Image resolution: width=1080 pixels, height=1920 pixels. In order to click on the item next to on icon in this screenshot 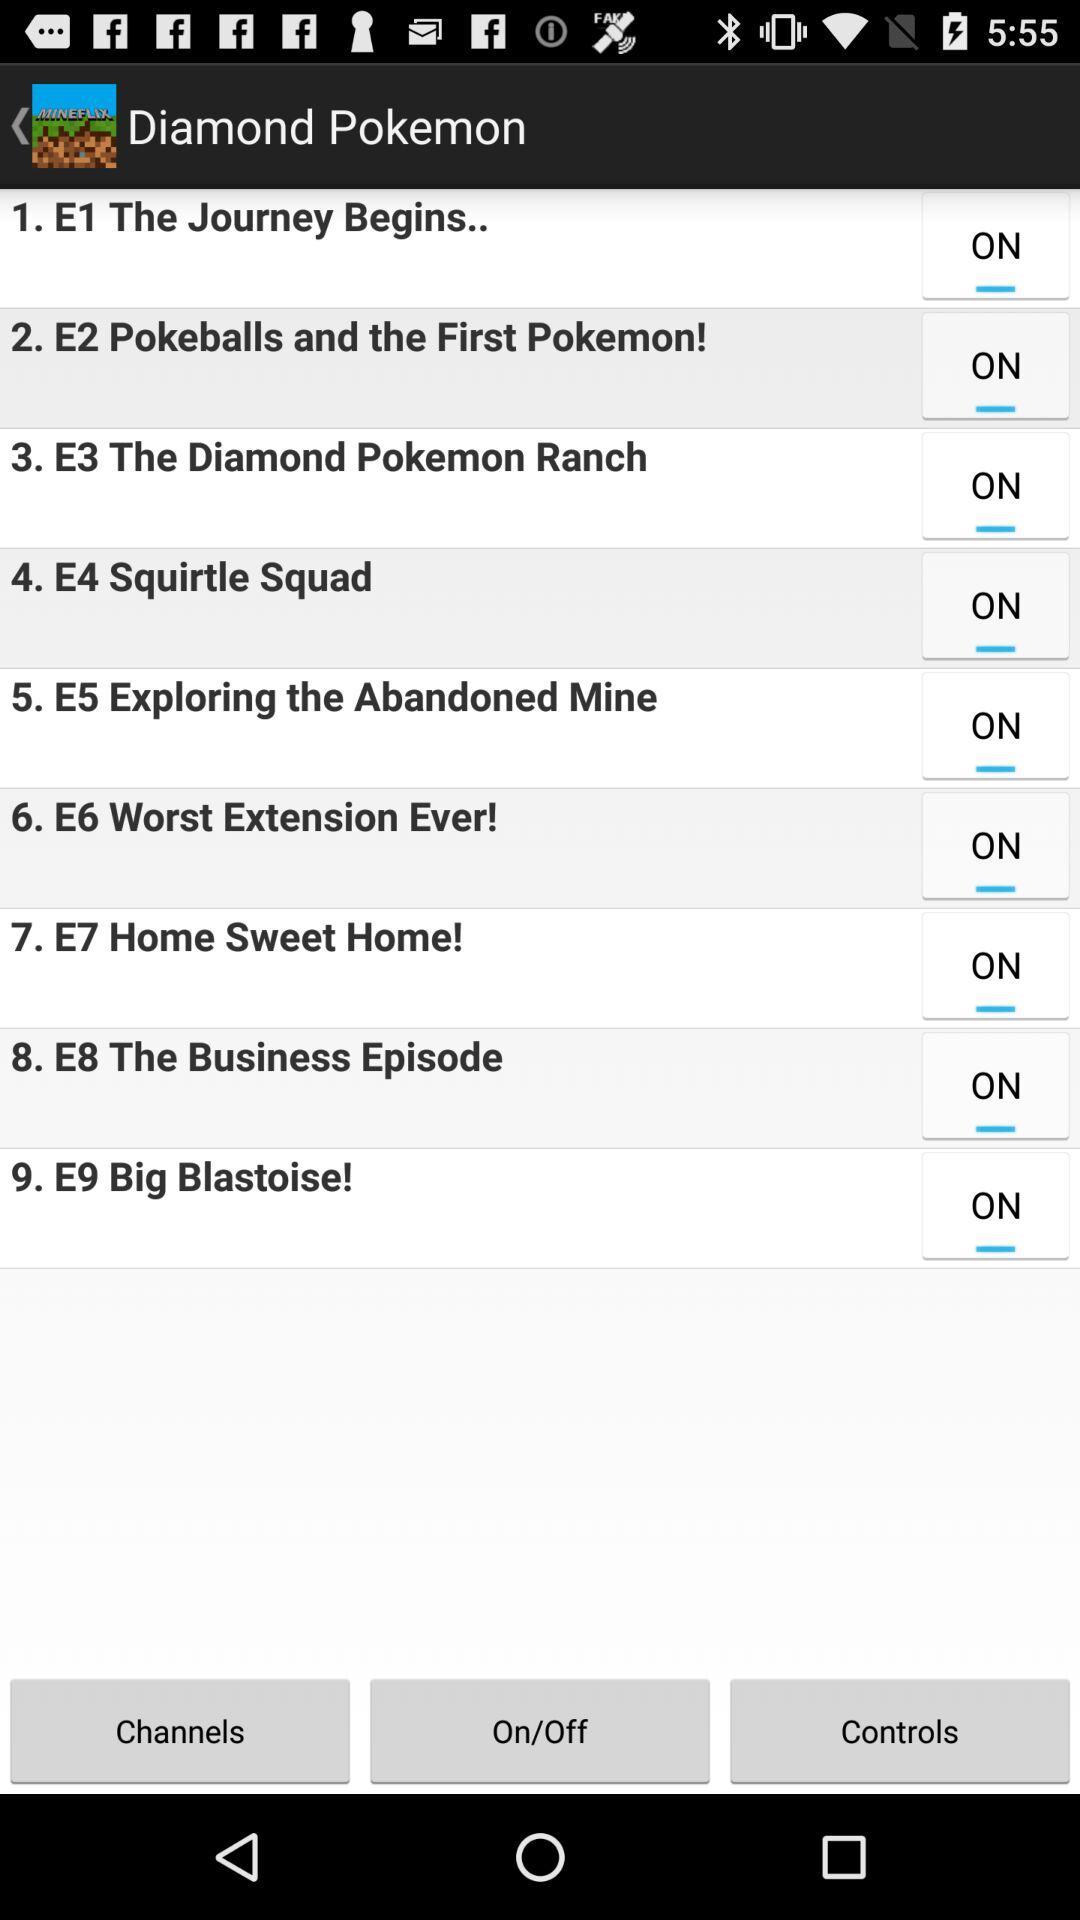, I will do `click(175, 1207)`.